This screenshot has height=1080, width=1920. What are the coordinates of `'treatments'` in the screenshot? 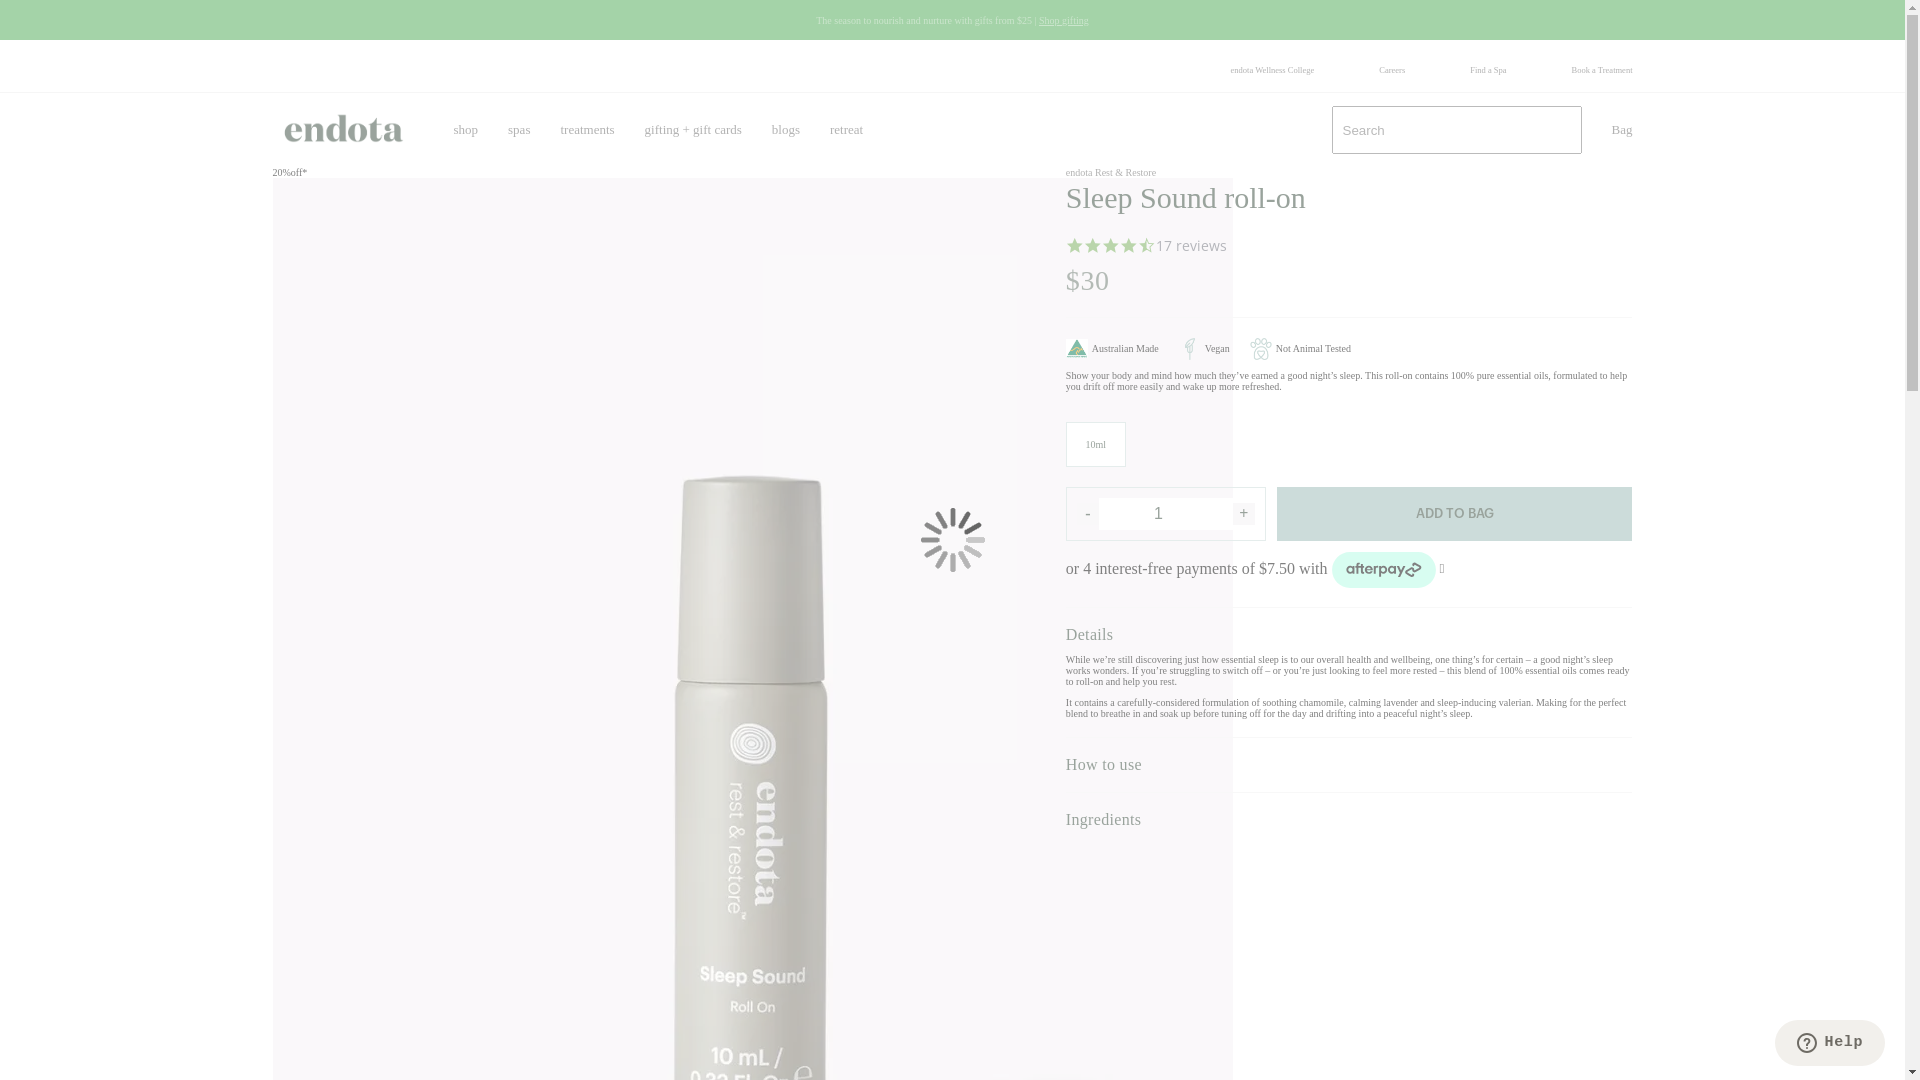 It's located at (585, 130).